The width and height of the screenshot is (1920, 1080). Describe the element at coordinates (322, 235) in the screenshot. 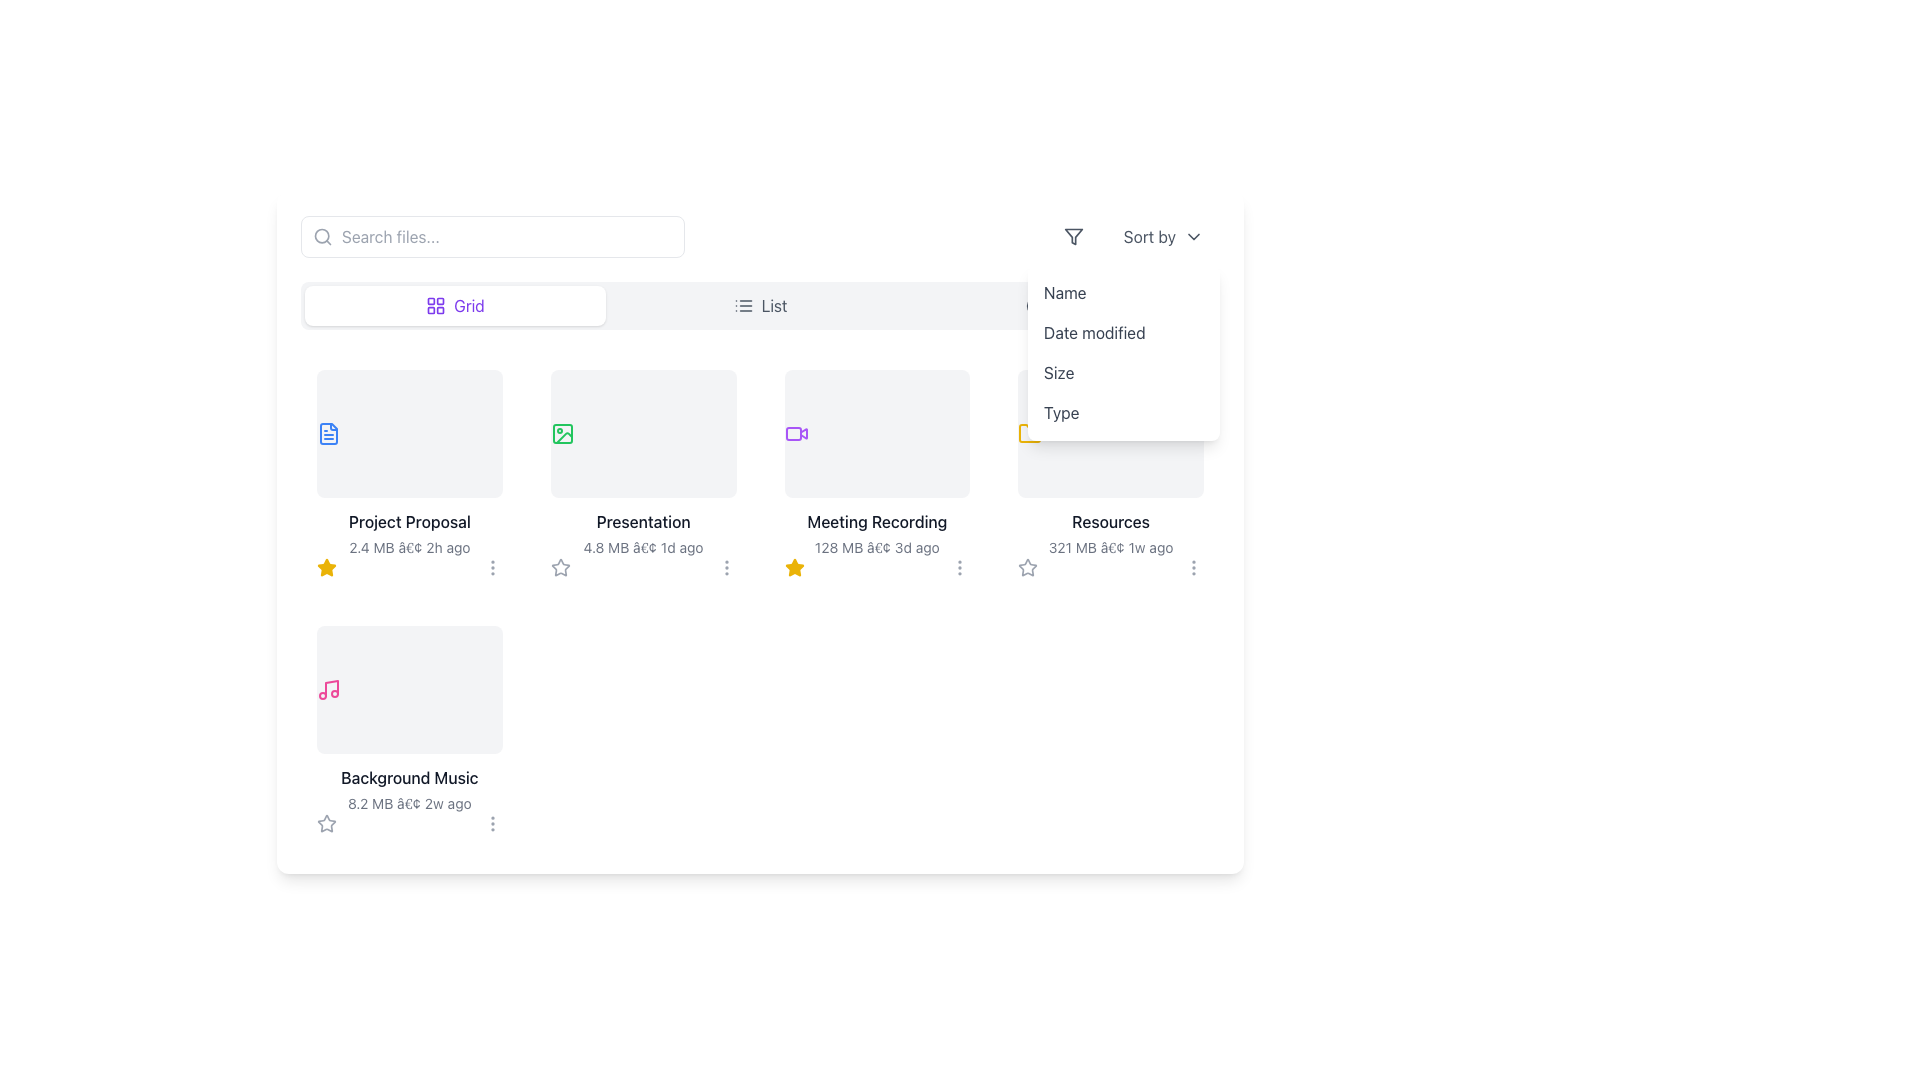

I see `the SVG circle element that is part of the search icon located at the top-left corner of the interface, inside the search bar text field` at that location.